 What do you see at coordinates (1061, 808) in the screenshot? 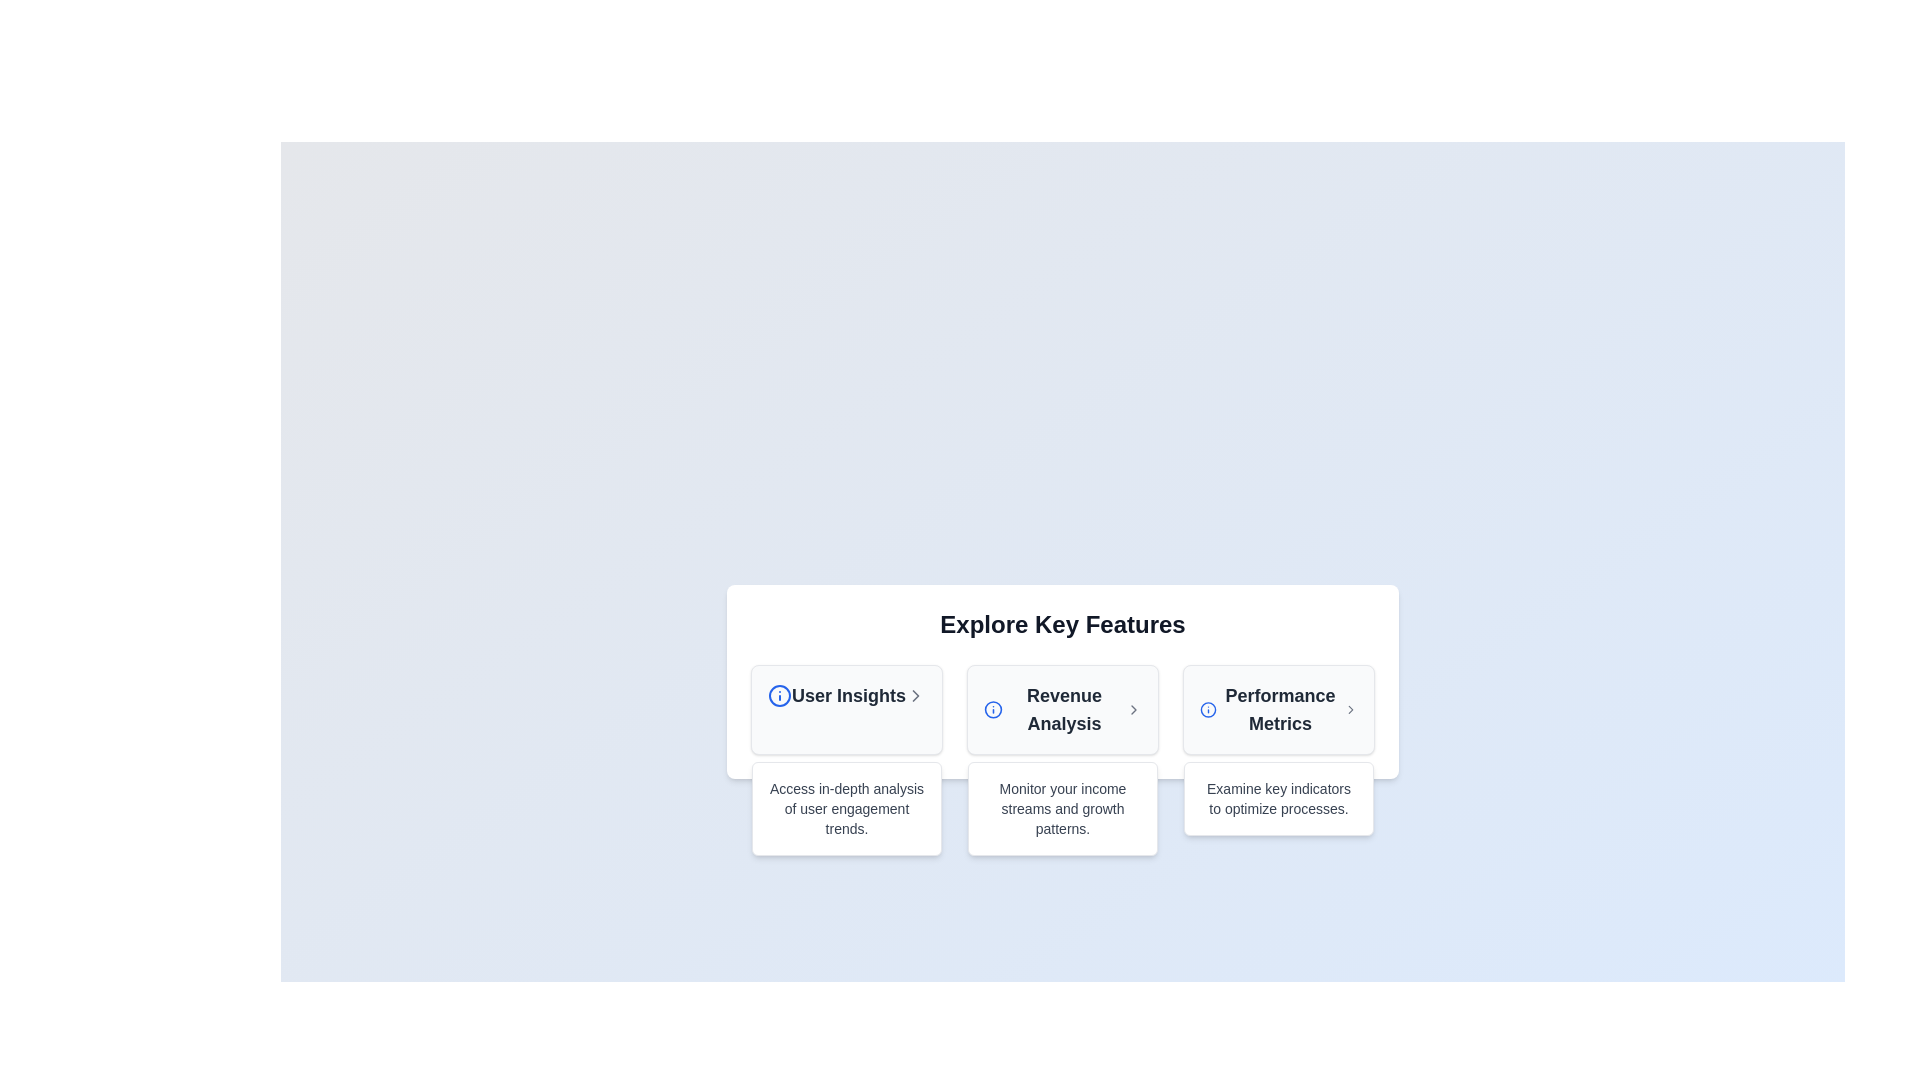
I see `descriptive text related to the 'Revenue Analysis' feature located in the third column under the heading 'Revenue Analysis' in the 'Explore Key Features' section` at bounding box center [1061, 808].